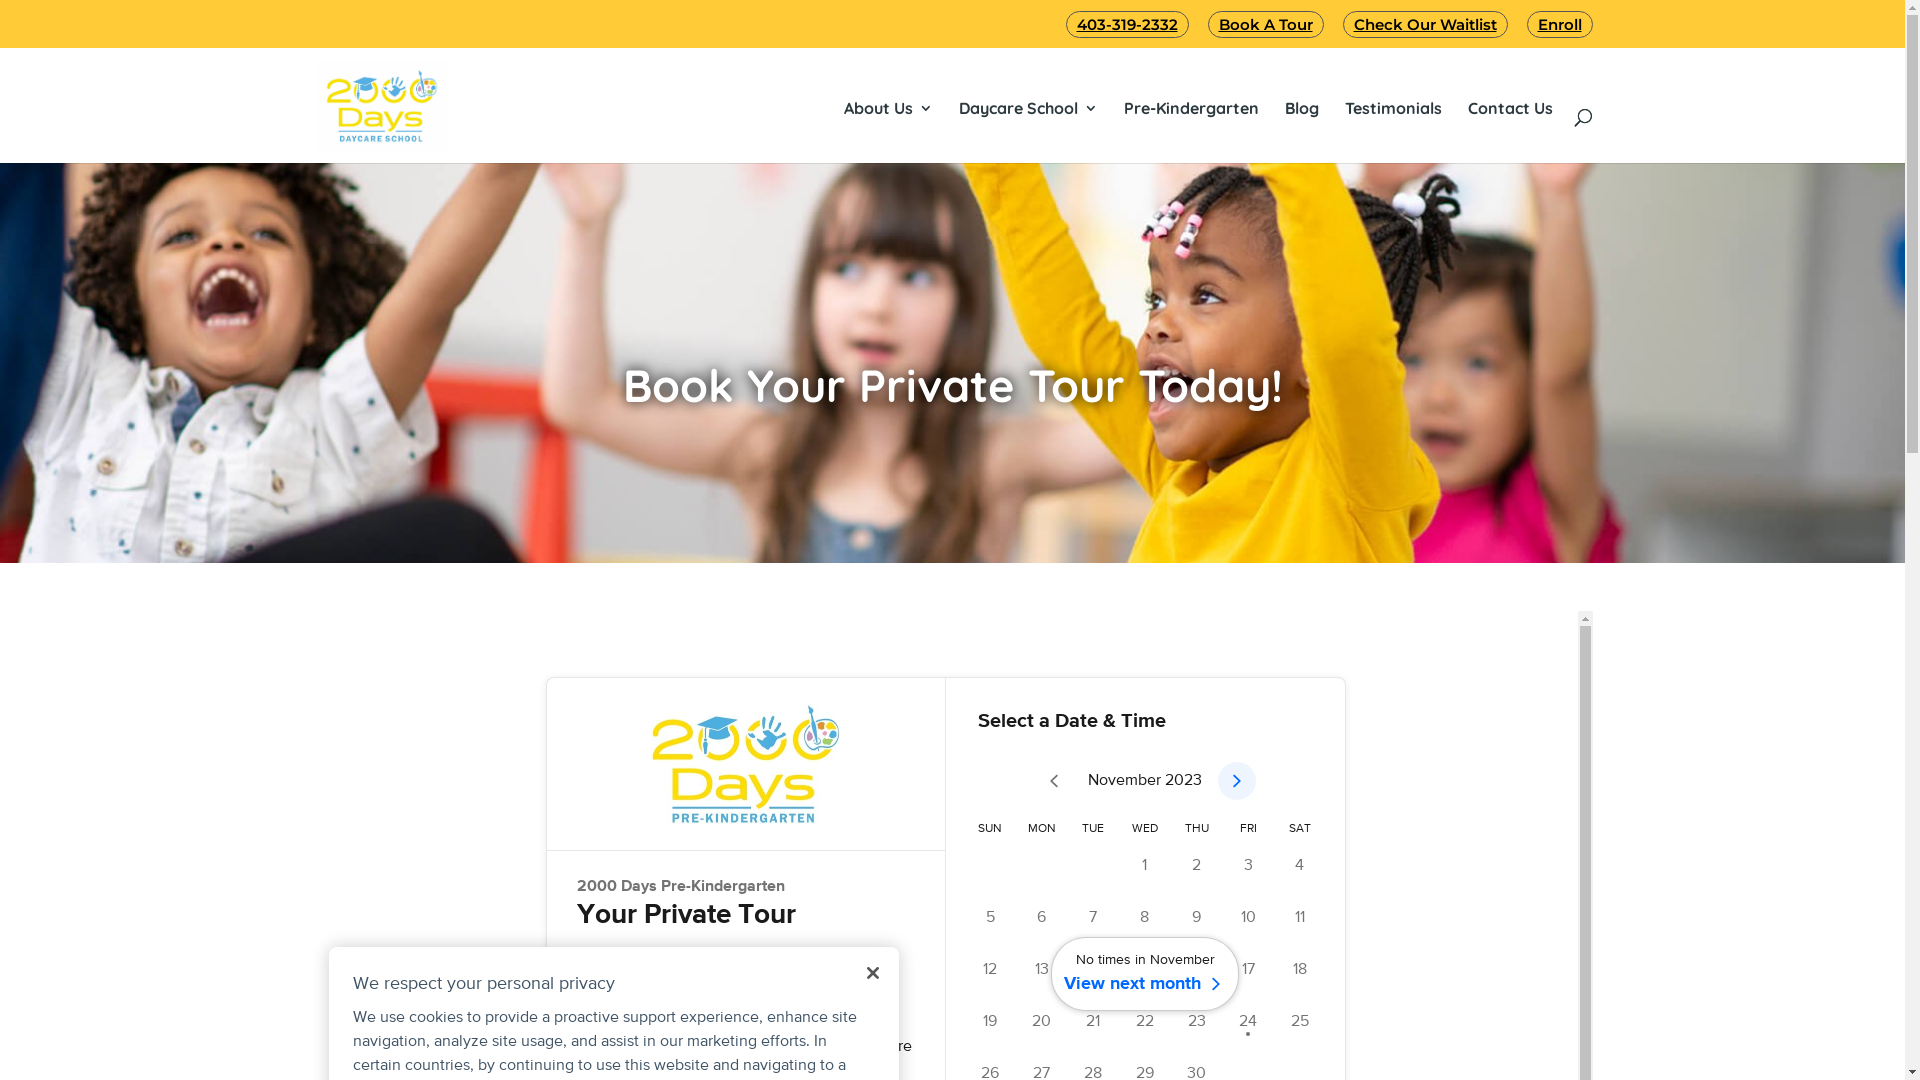 The image size is (1920, 1080). Describe the element at coordinates (1283, 108) in the screenshot. I see `'Blog'` at that location.